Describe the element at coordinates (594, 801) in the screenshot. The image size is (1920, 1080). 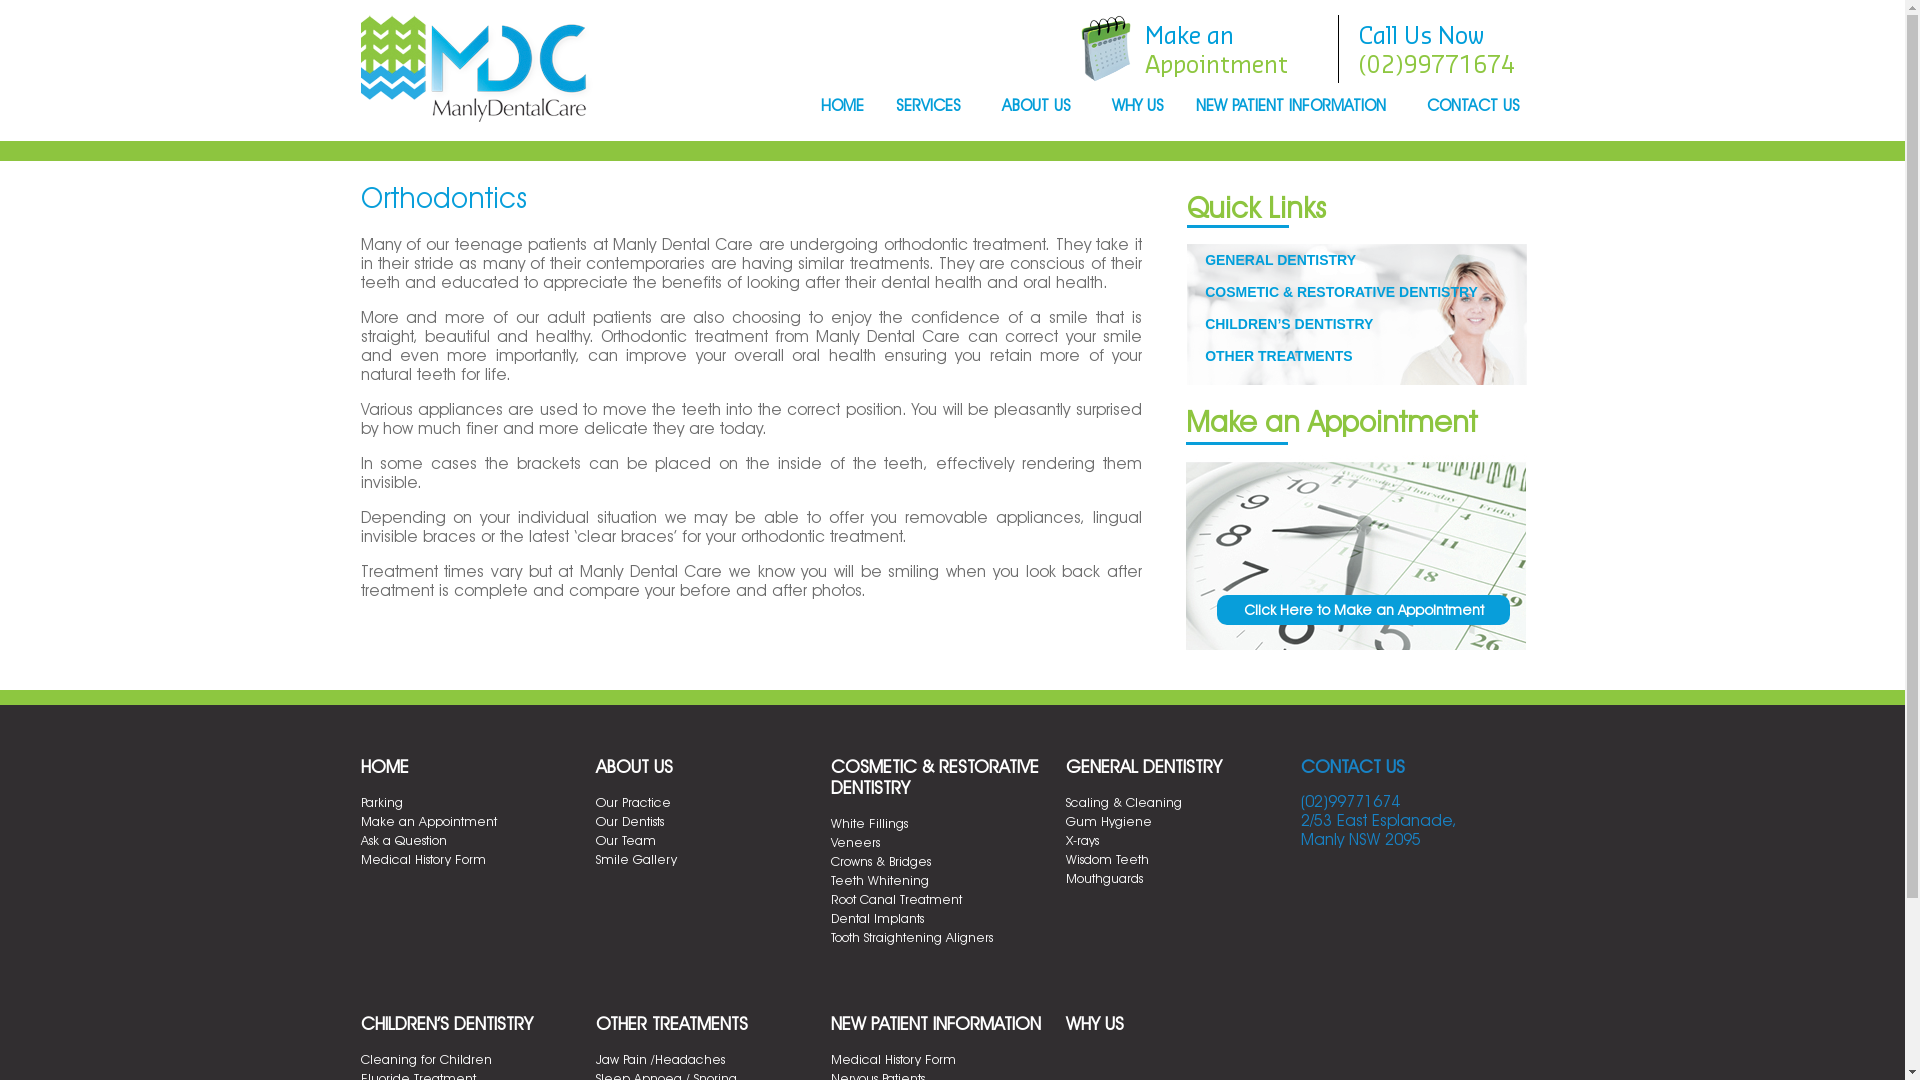
I see `'Our Practice'` at that location.